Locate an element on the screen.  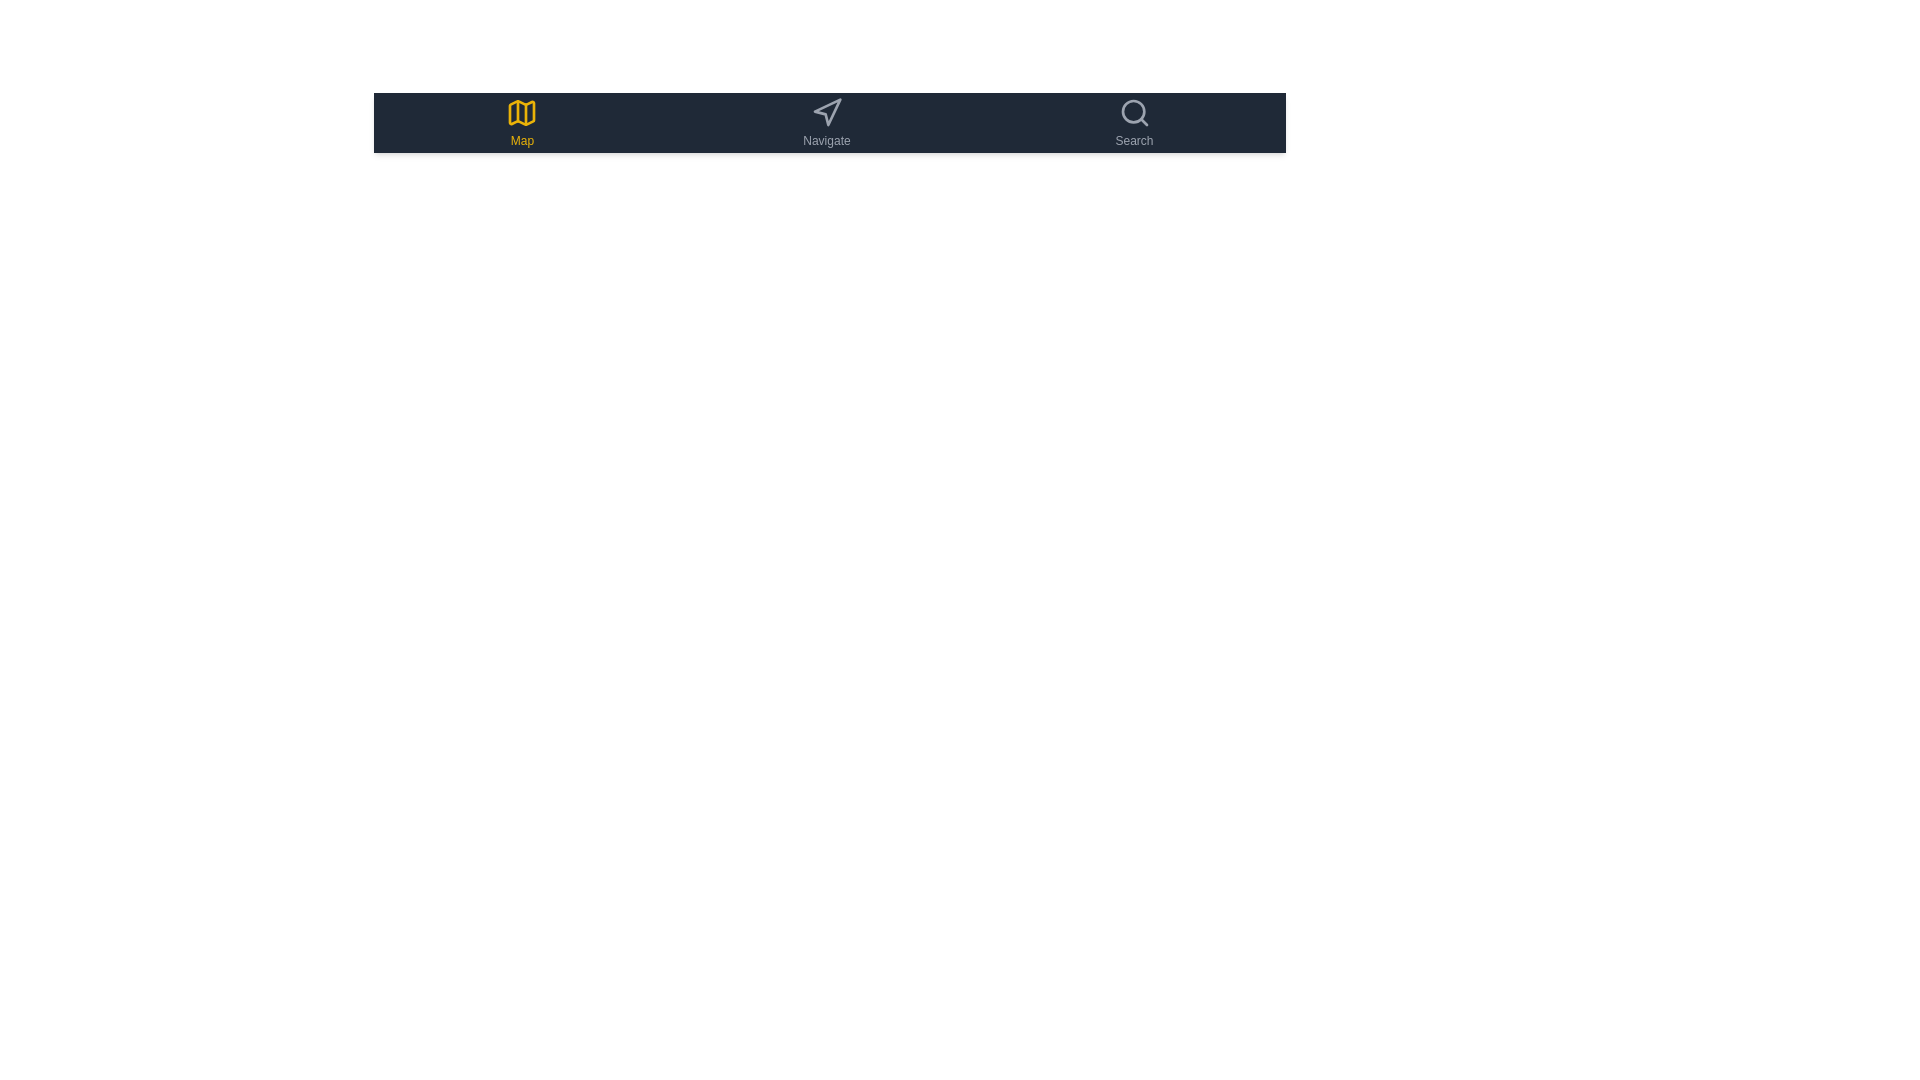
the navigation-related vector icon shaped like an arrowhead, which is located in the dark toolbar between the 'Map' icon and the 'Search' icon is located at coordinates (827, 112).